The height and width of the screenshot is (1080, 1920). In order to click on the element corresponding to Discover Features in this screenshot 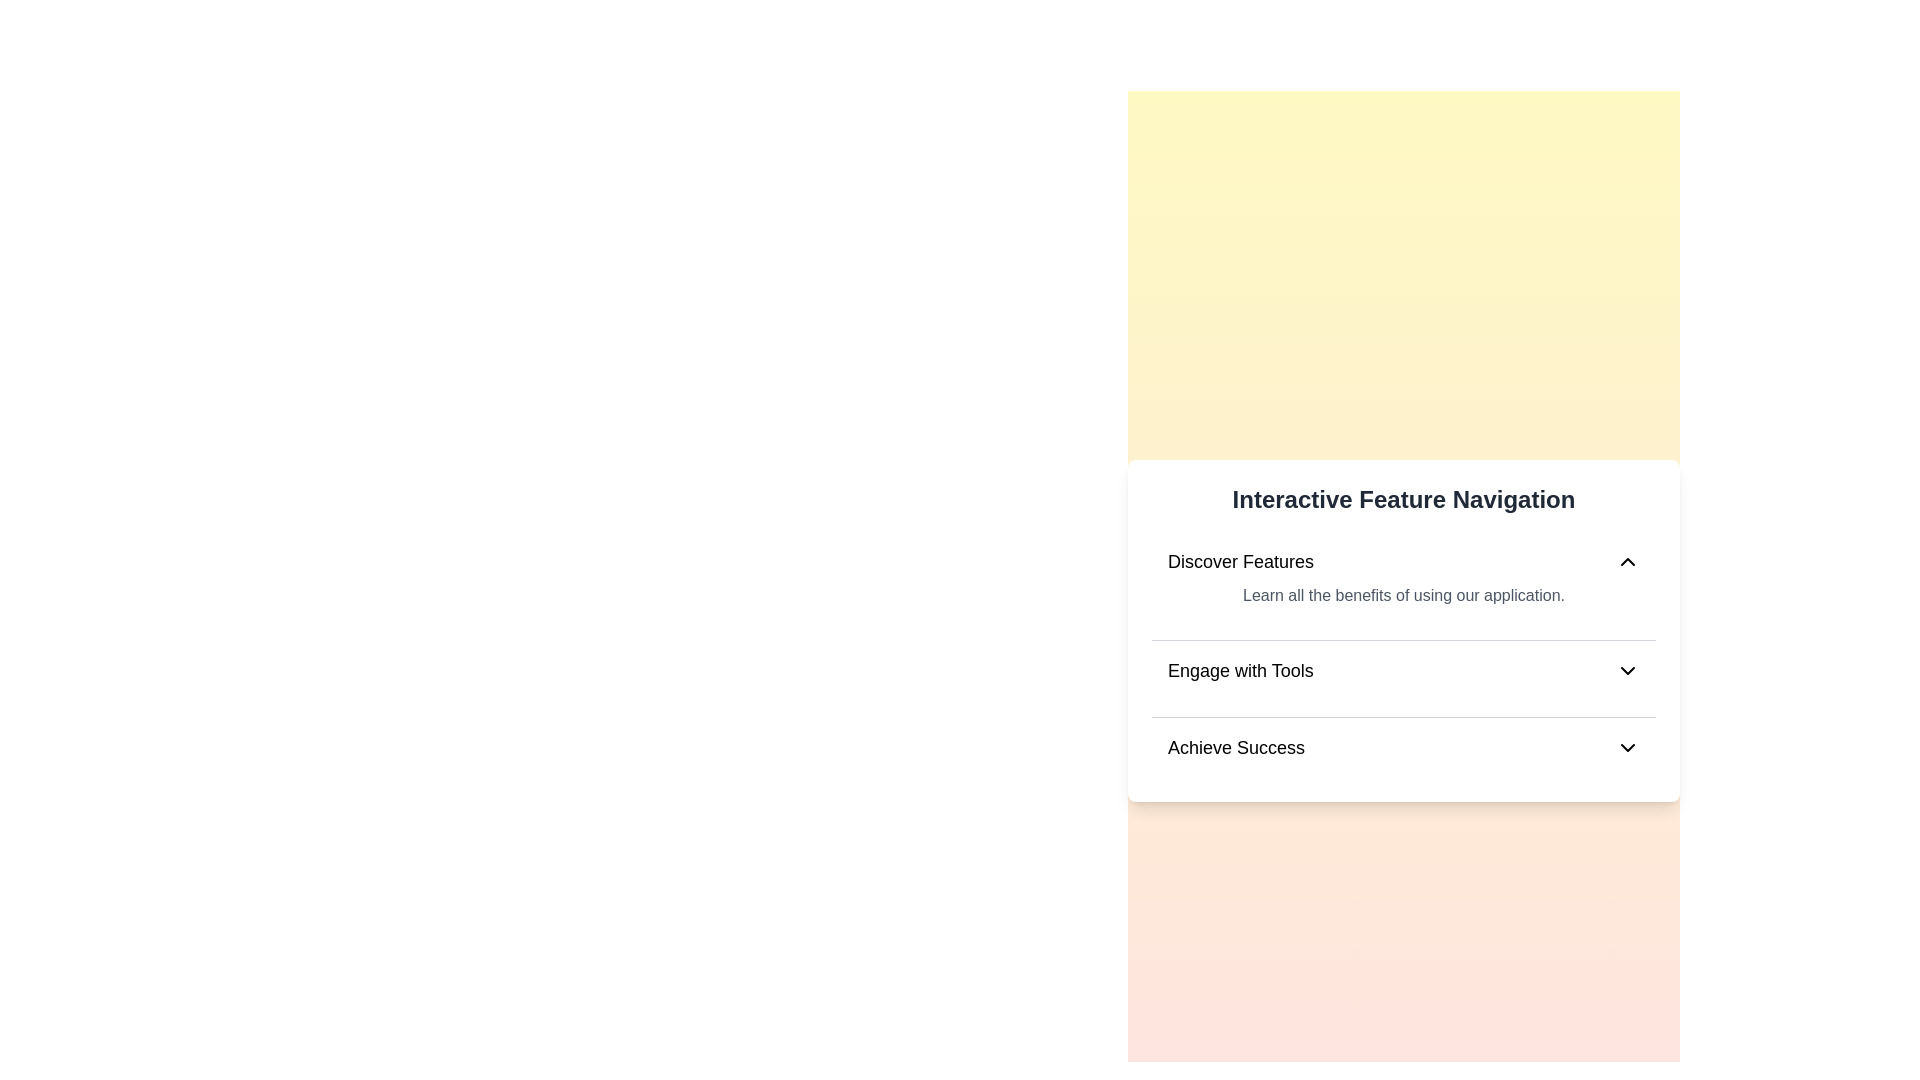, I will do `click(1402, 562)`.